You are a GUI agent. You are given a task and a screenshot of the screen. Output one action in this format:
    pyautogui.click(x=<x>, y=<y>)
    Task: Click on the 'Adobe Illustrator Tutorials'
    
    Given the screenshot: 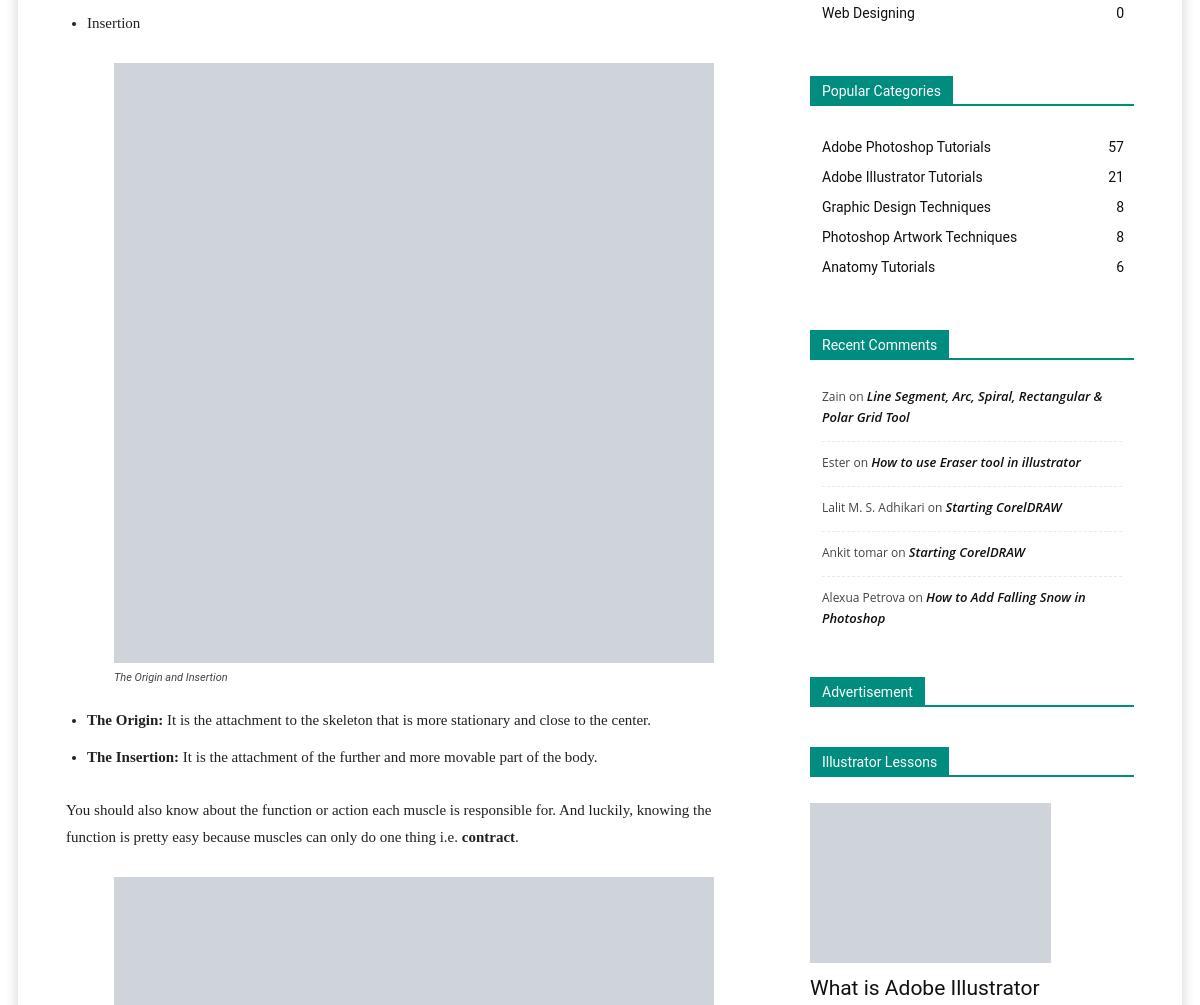 What is the action you would take?
    pyautogui.click(x=902, y=174)
    